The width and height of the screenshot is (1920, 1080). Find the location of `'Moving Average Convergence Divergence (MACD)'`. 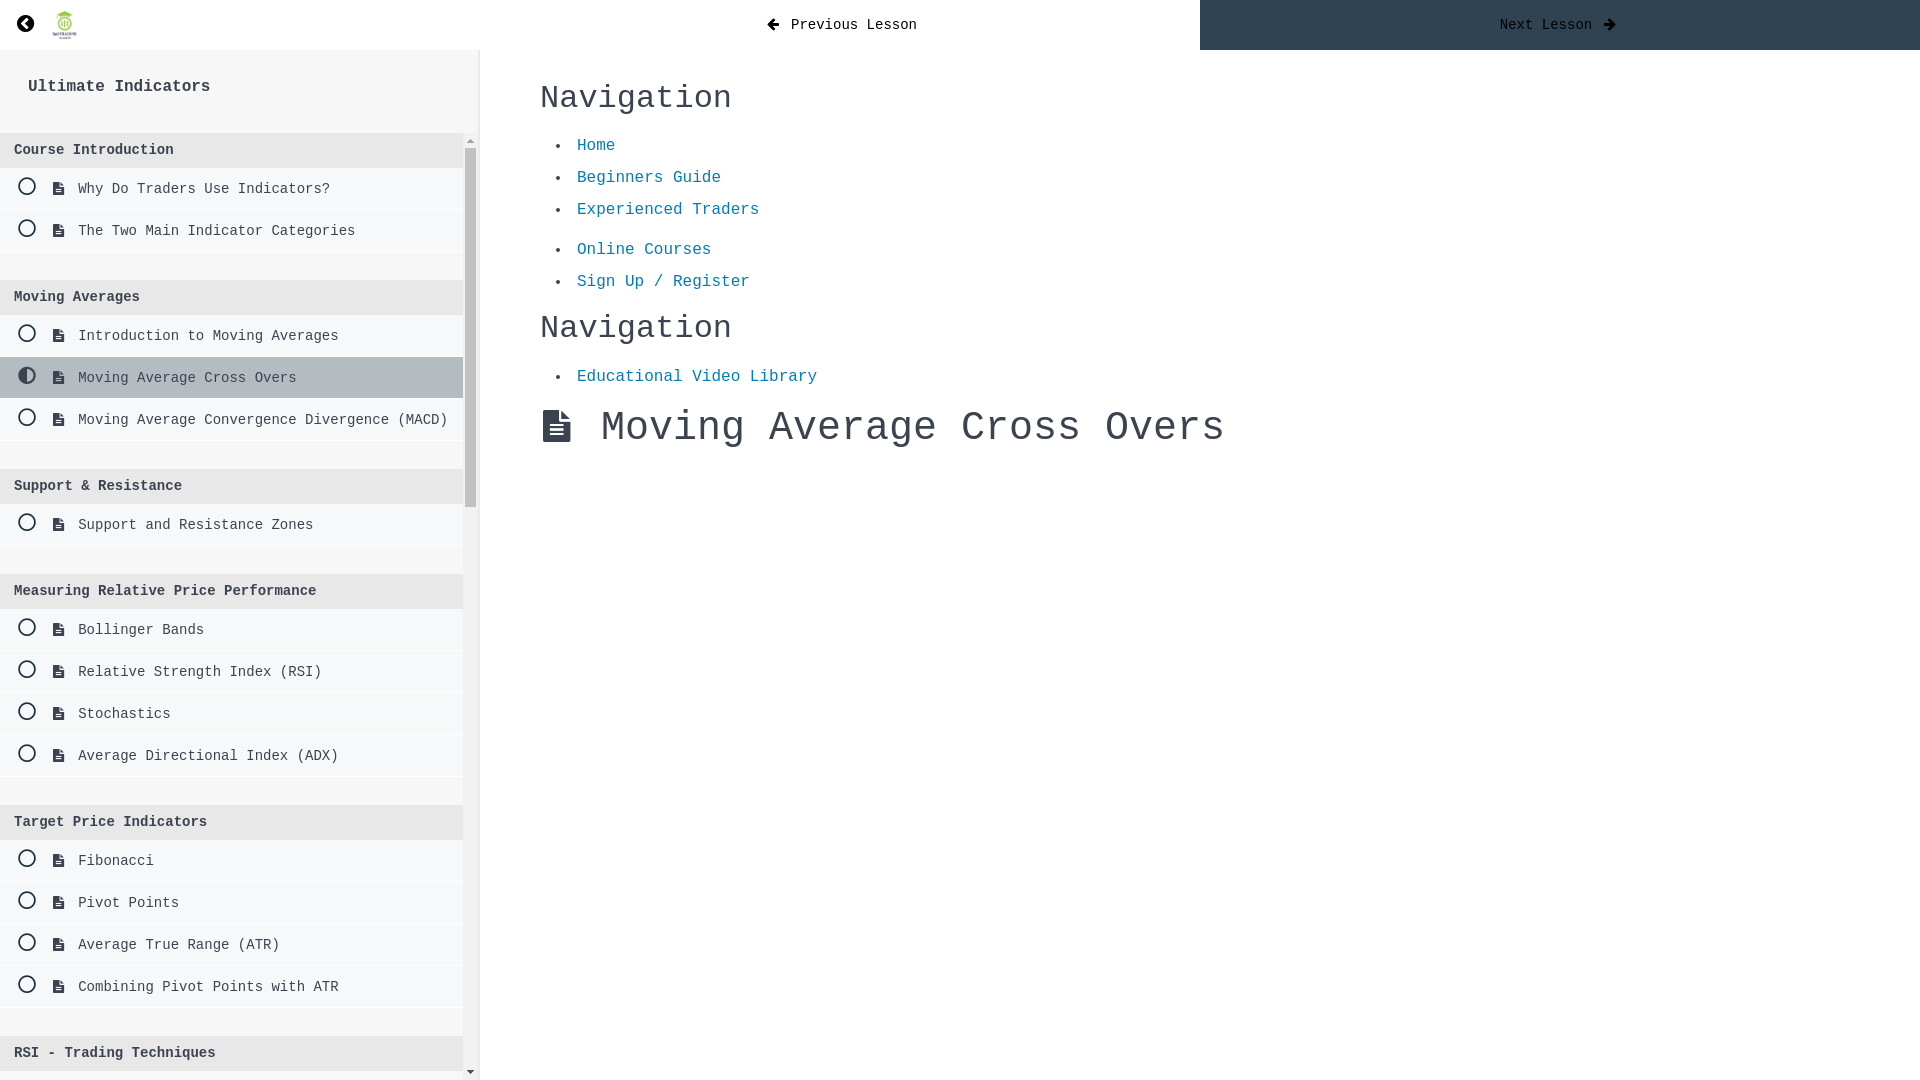

'Moving Average Convergence Divergence (MACD)' is located at coordinates (231, 419).